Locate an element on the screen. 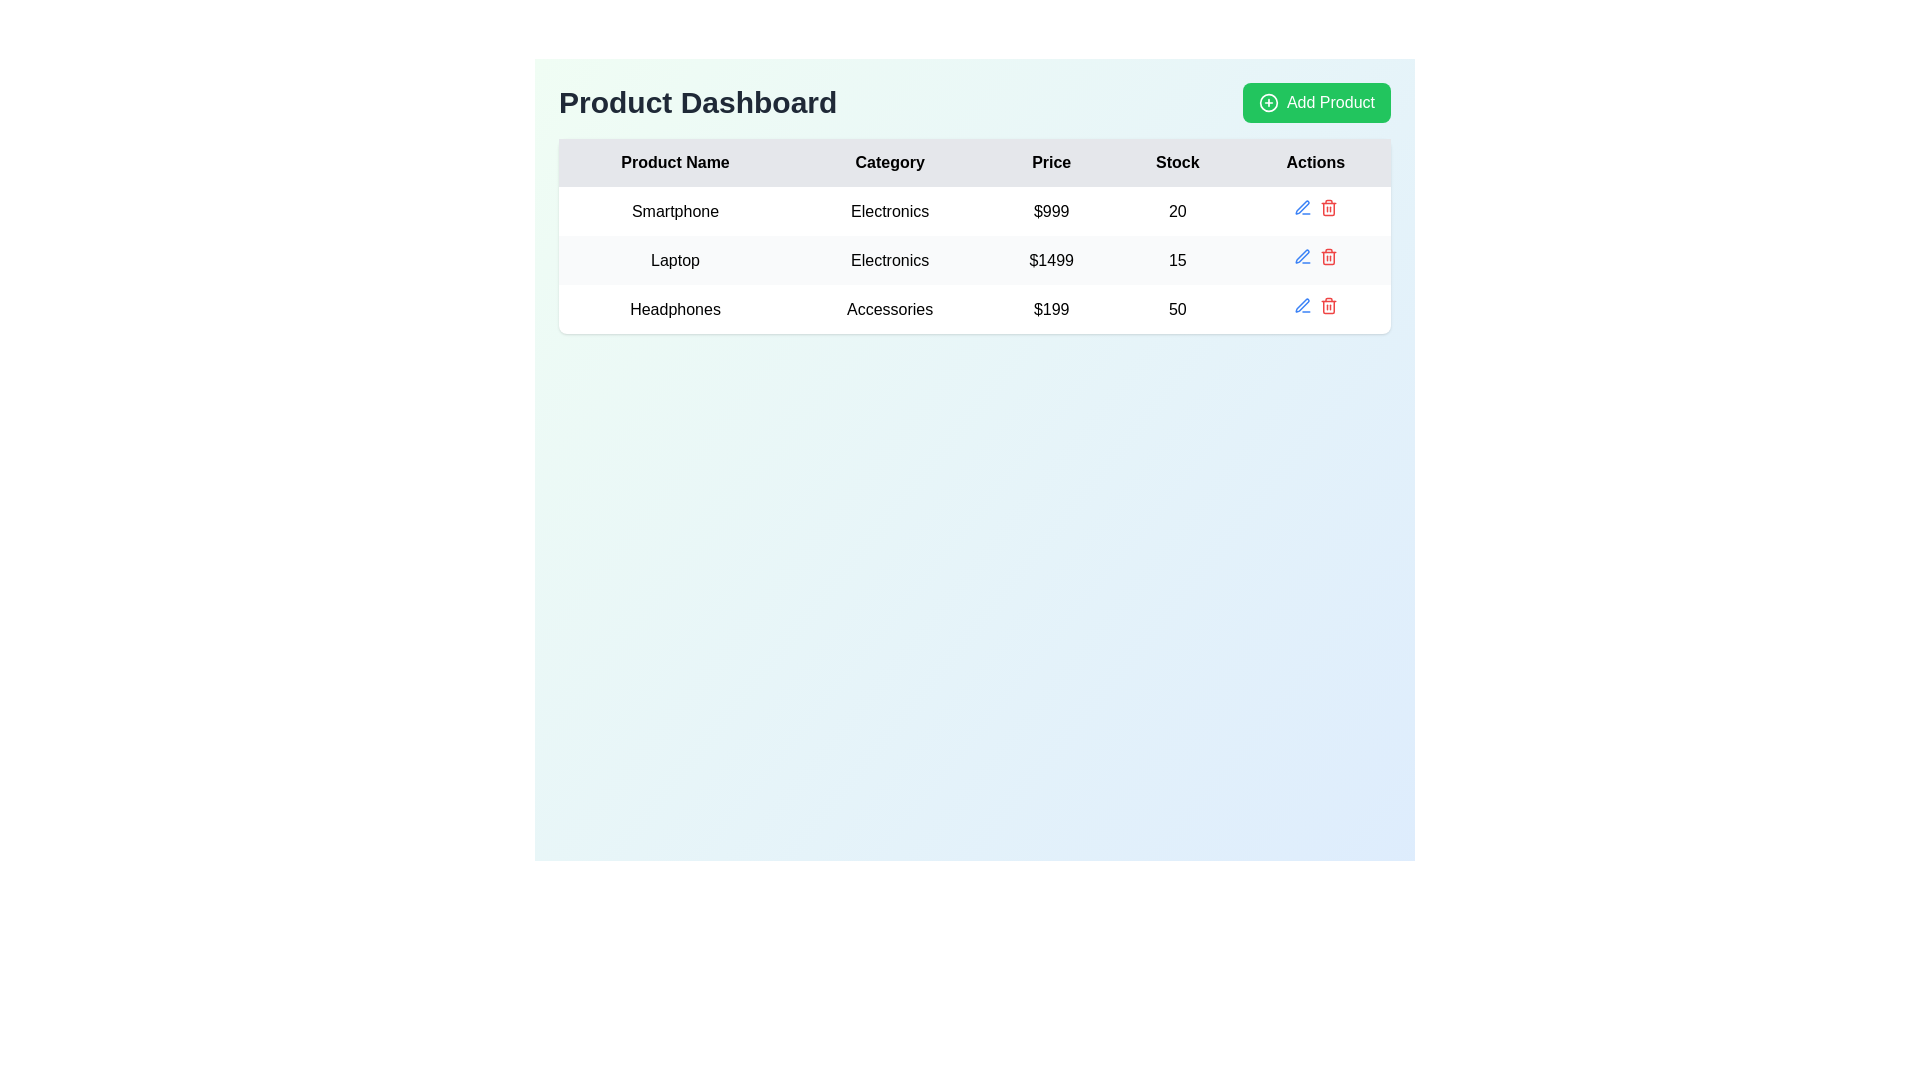 Image resolution: width=1920 pixels, height=1080 pixels. the non-interactive text label indicating the category 'Headphones' in the table is located at coordinates (889, 309).